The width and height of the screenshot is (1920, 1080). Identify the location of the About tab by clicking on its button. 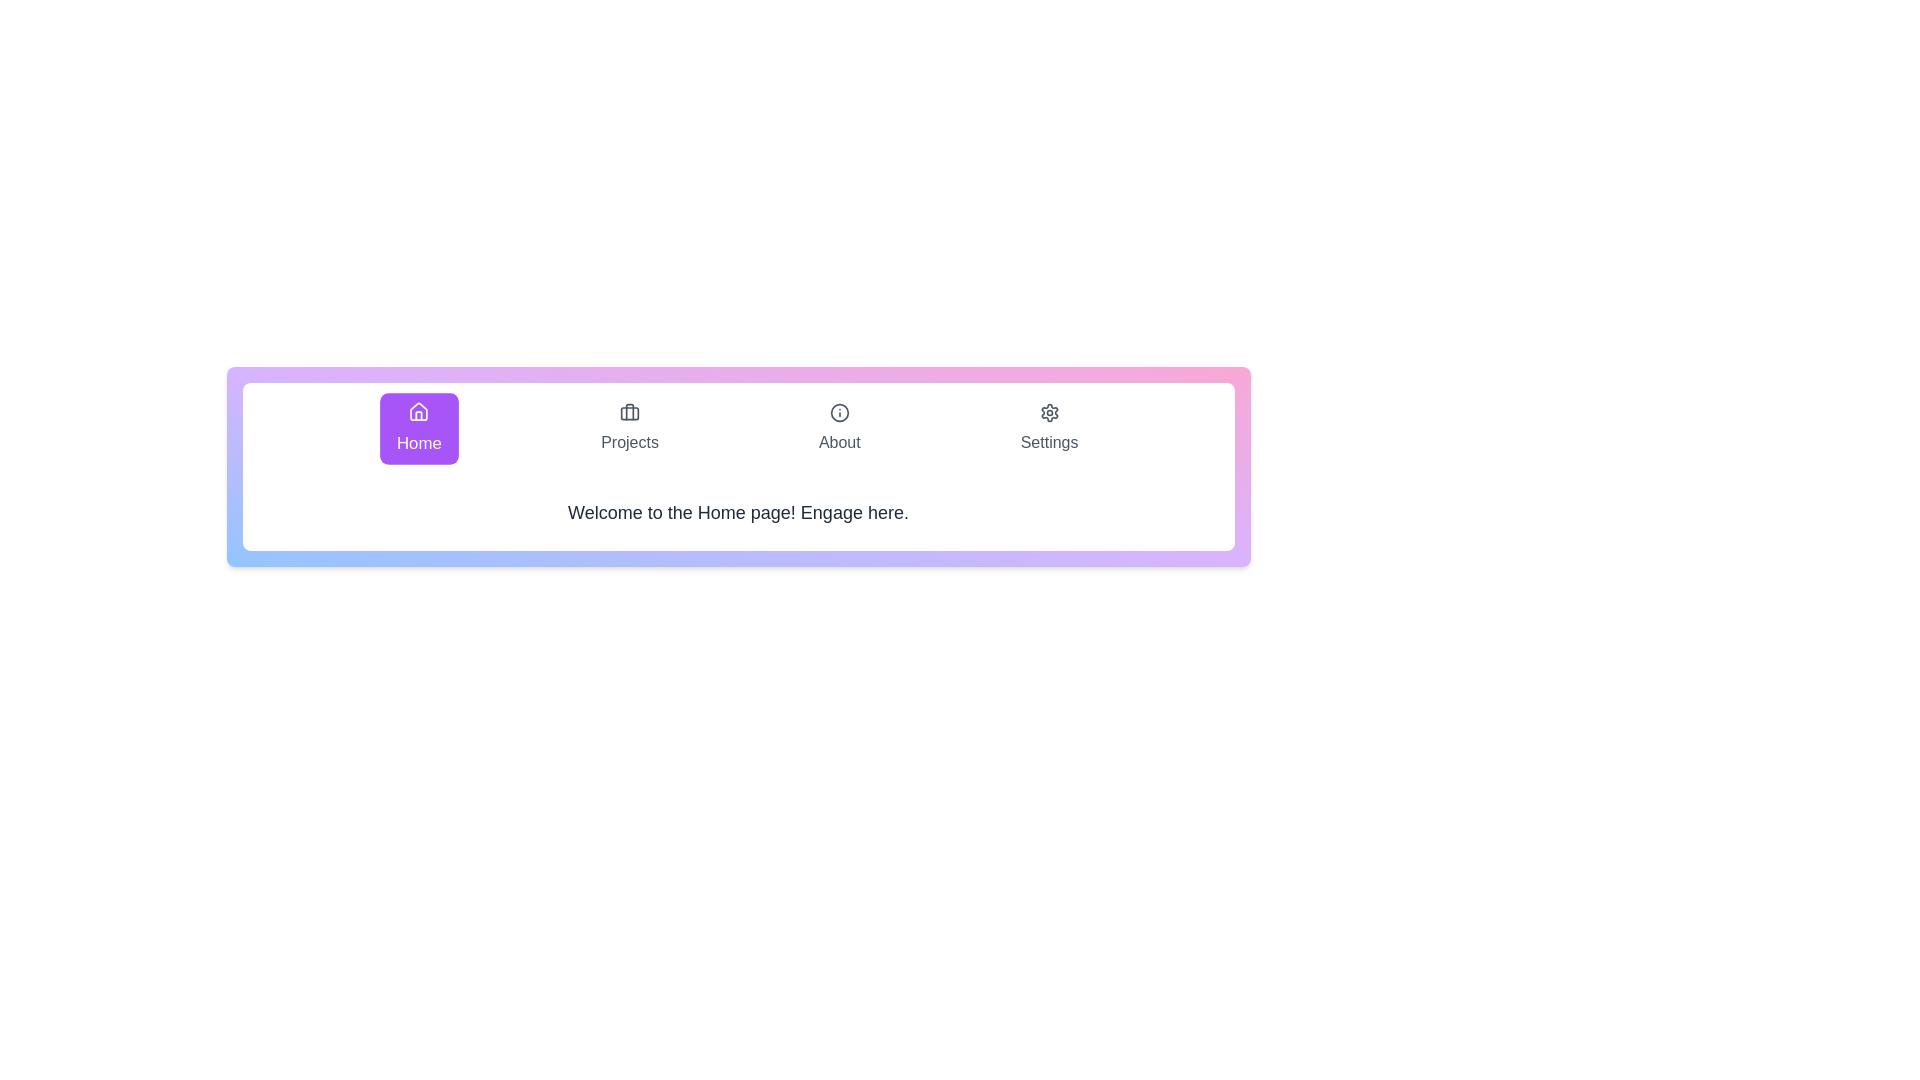
(839, 427).